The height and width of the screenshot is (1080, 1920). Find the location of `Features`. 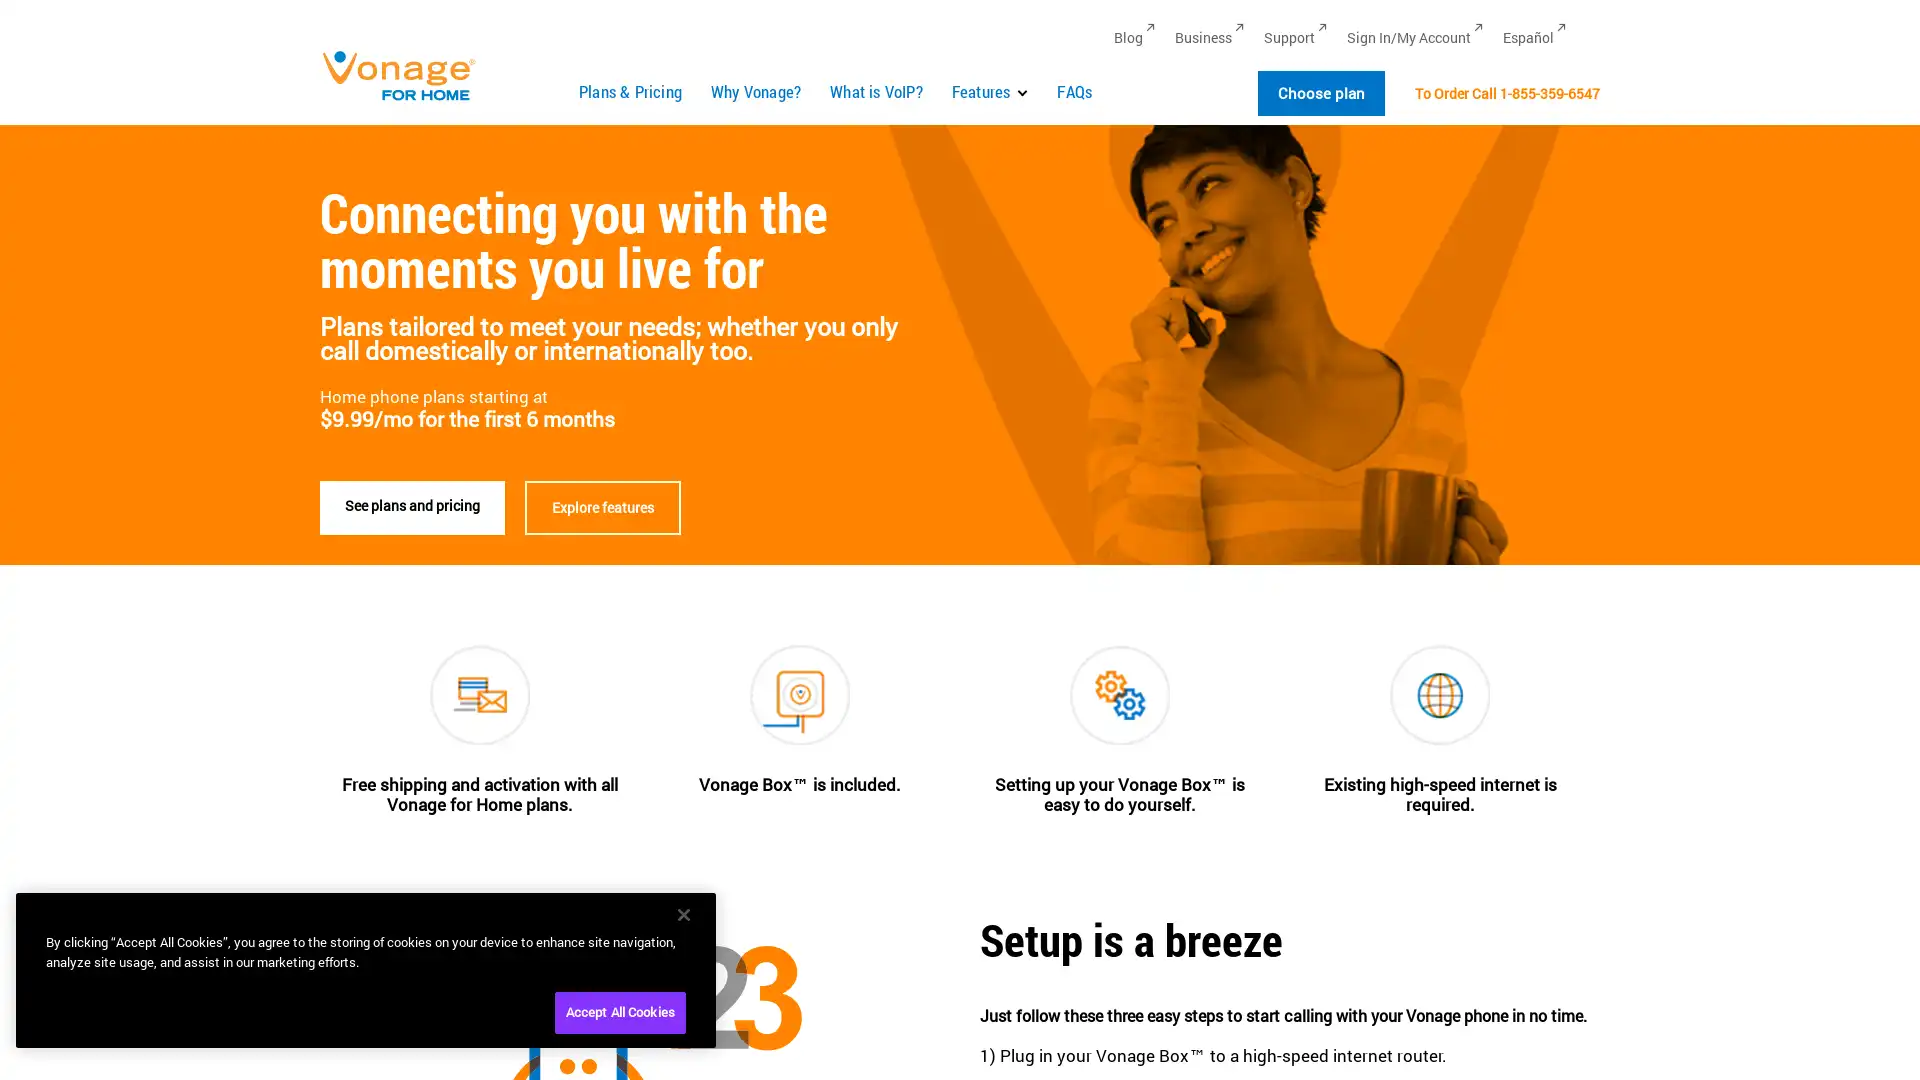

Features is located at coordinates (989, 92).